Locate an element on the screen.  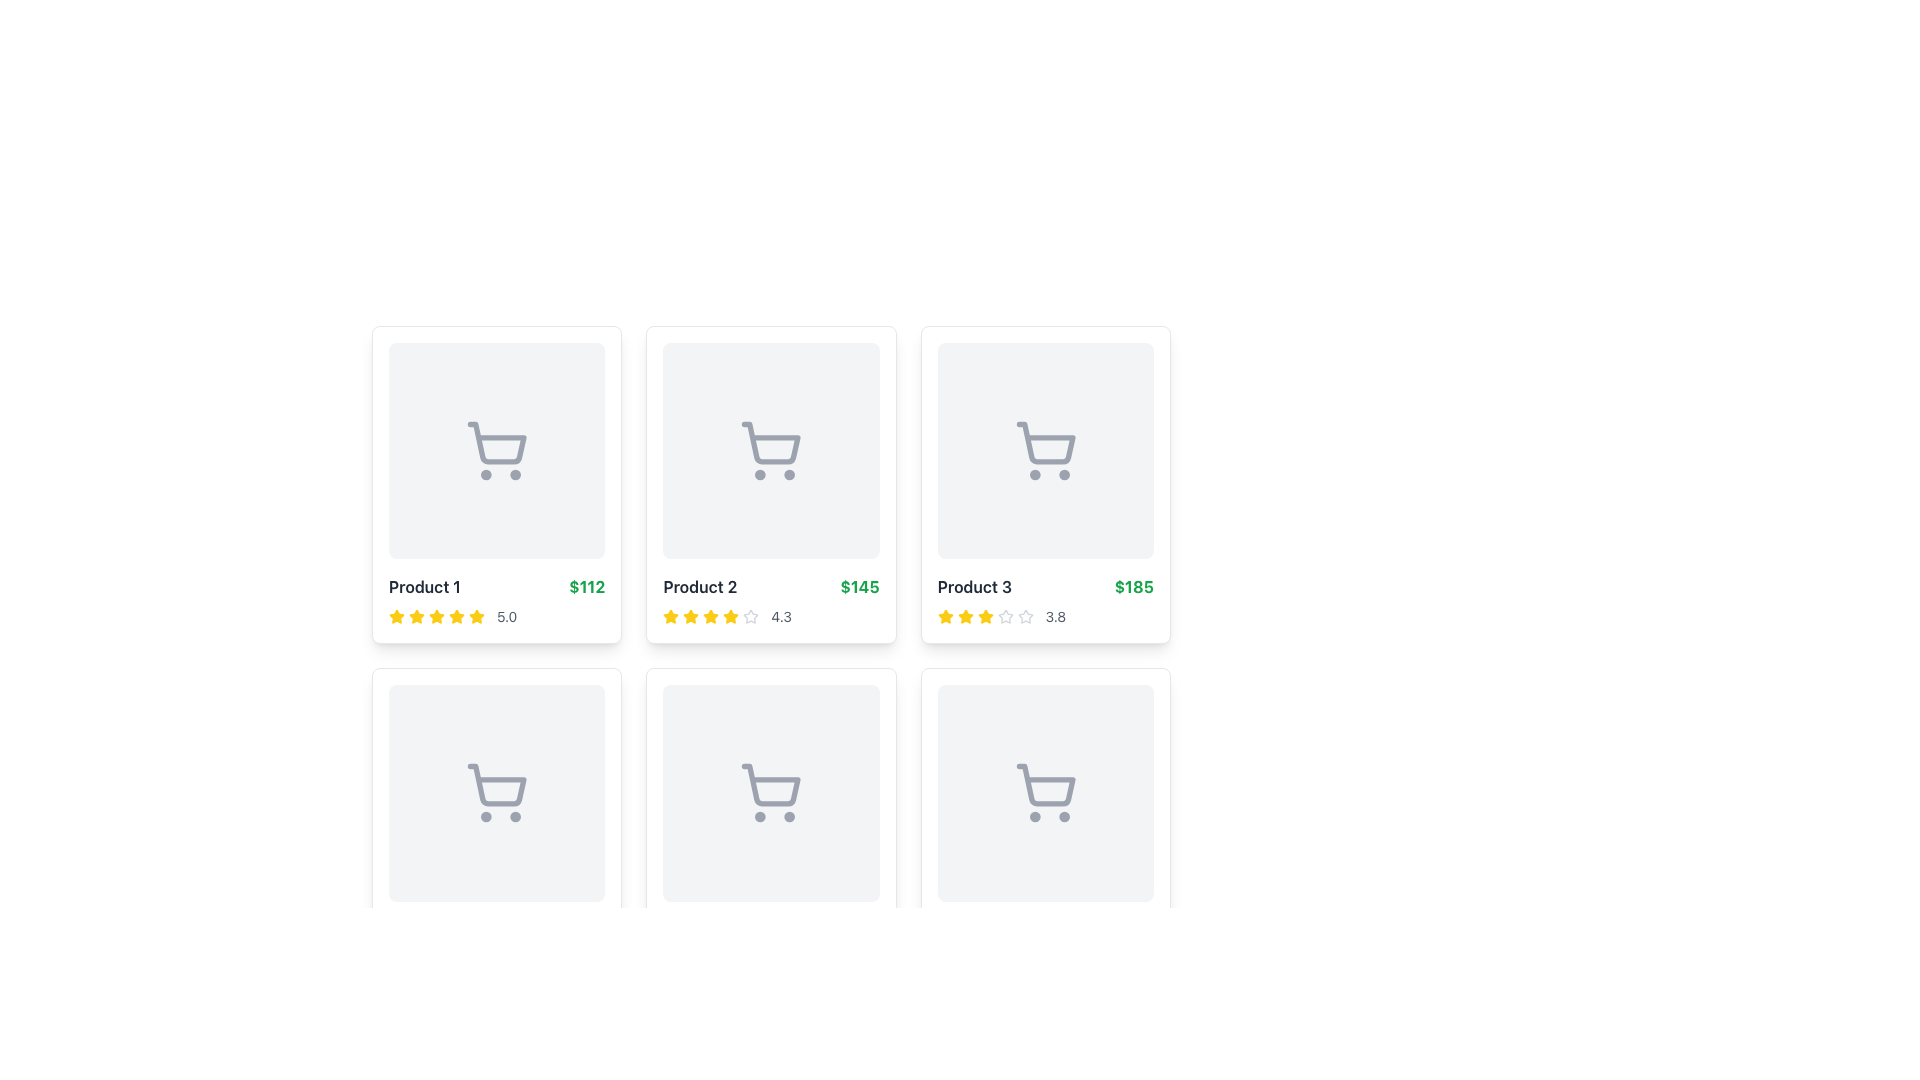
the rating display text located at the bottom section of the 'Product 3 $185' card, which is the rightmost card in the top row, for potential actions is located at coordinates (1044, 616).